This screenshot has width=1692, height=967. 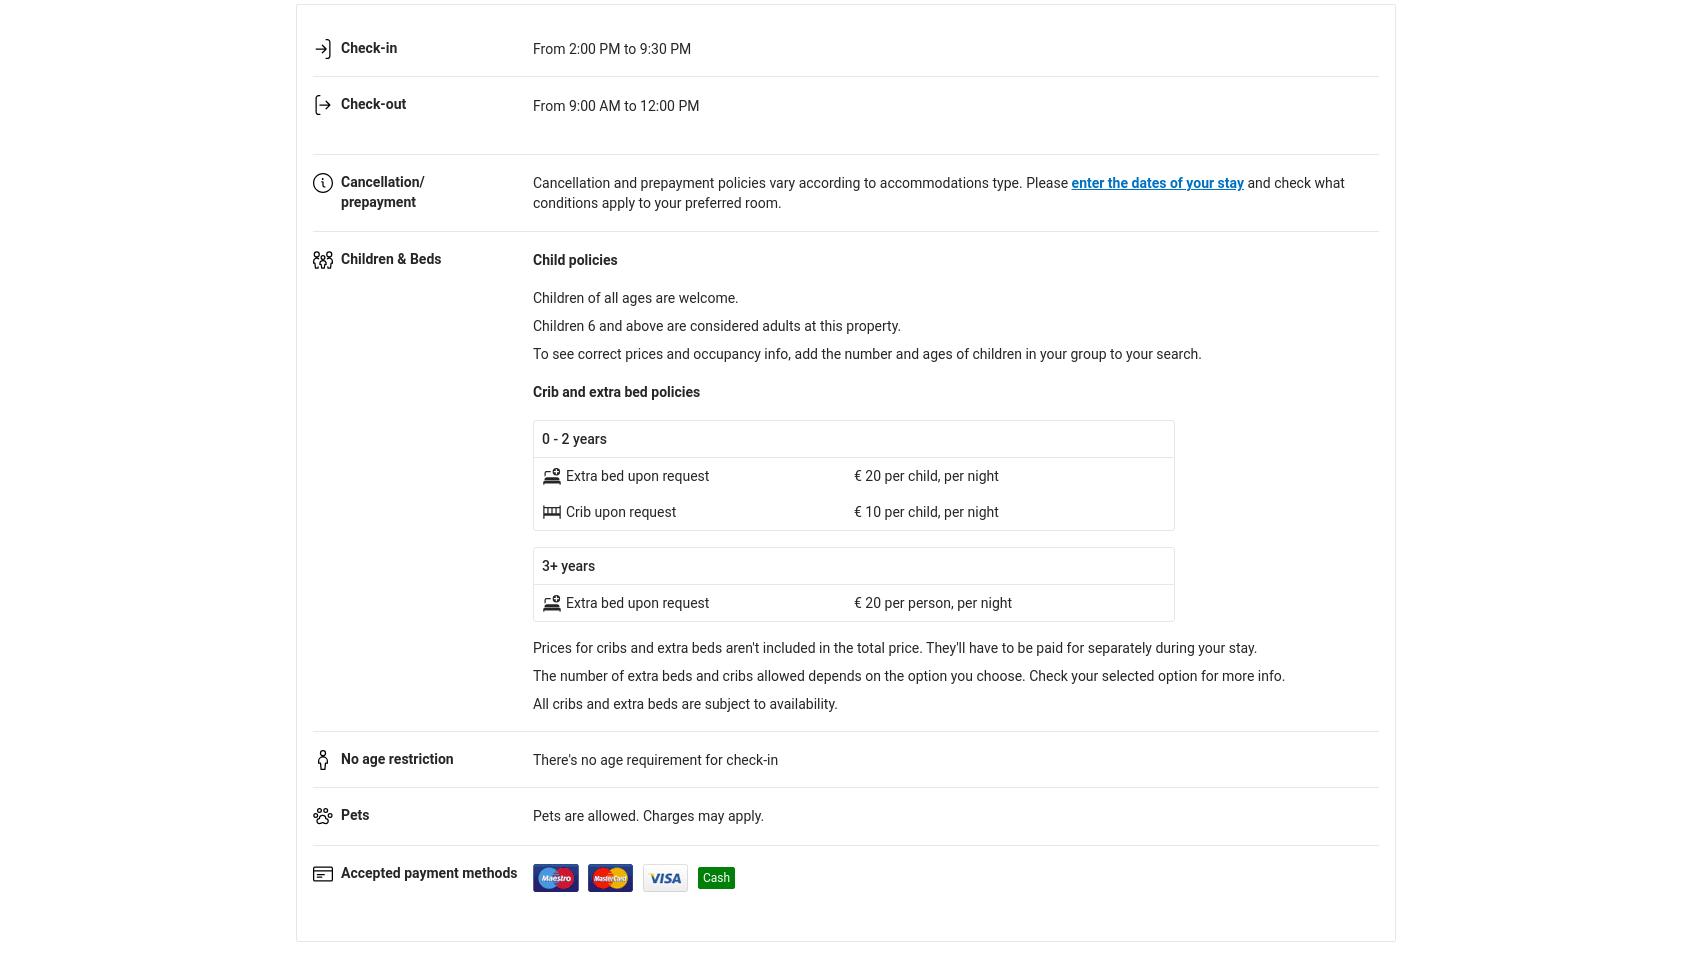 I want to click on 'Check-out', so click(x=373, y=103).